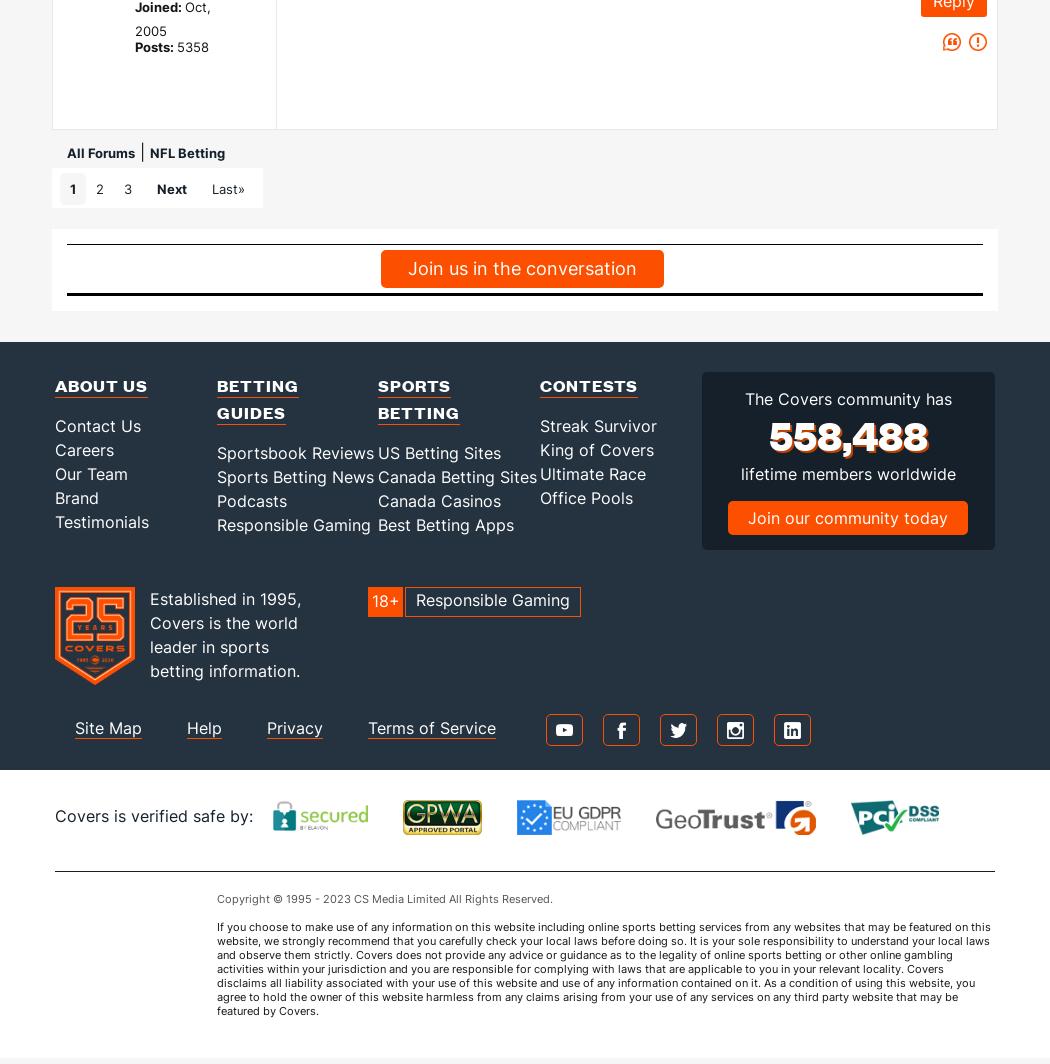 Image resolution: width=1050 pixels, height=1064 pixels. Describe the element at coordinates (367, 727) in the screenshot. I see `'Terms of Service'` at that location.